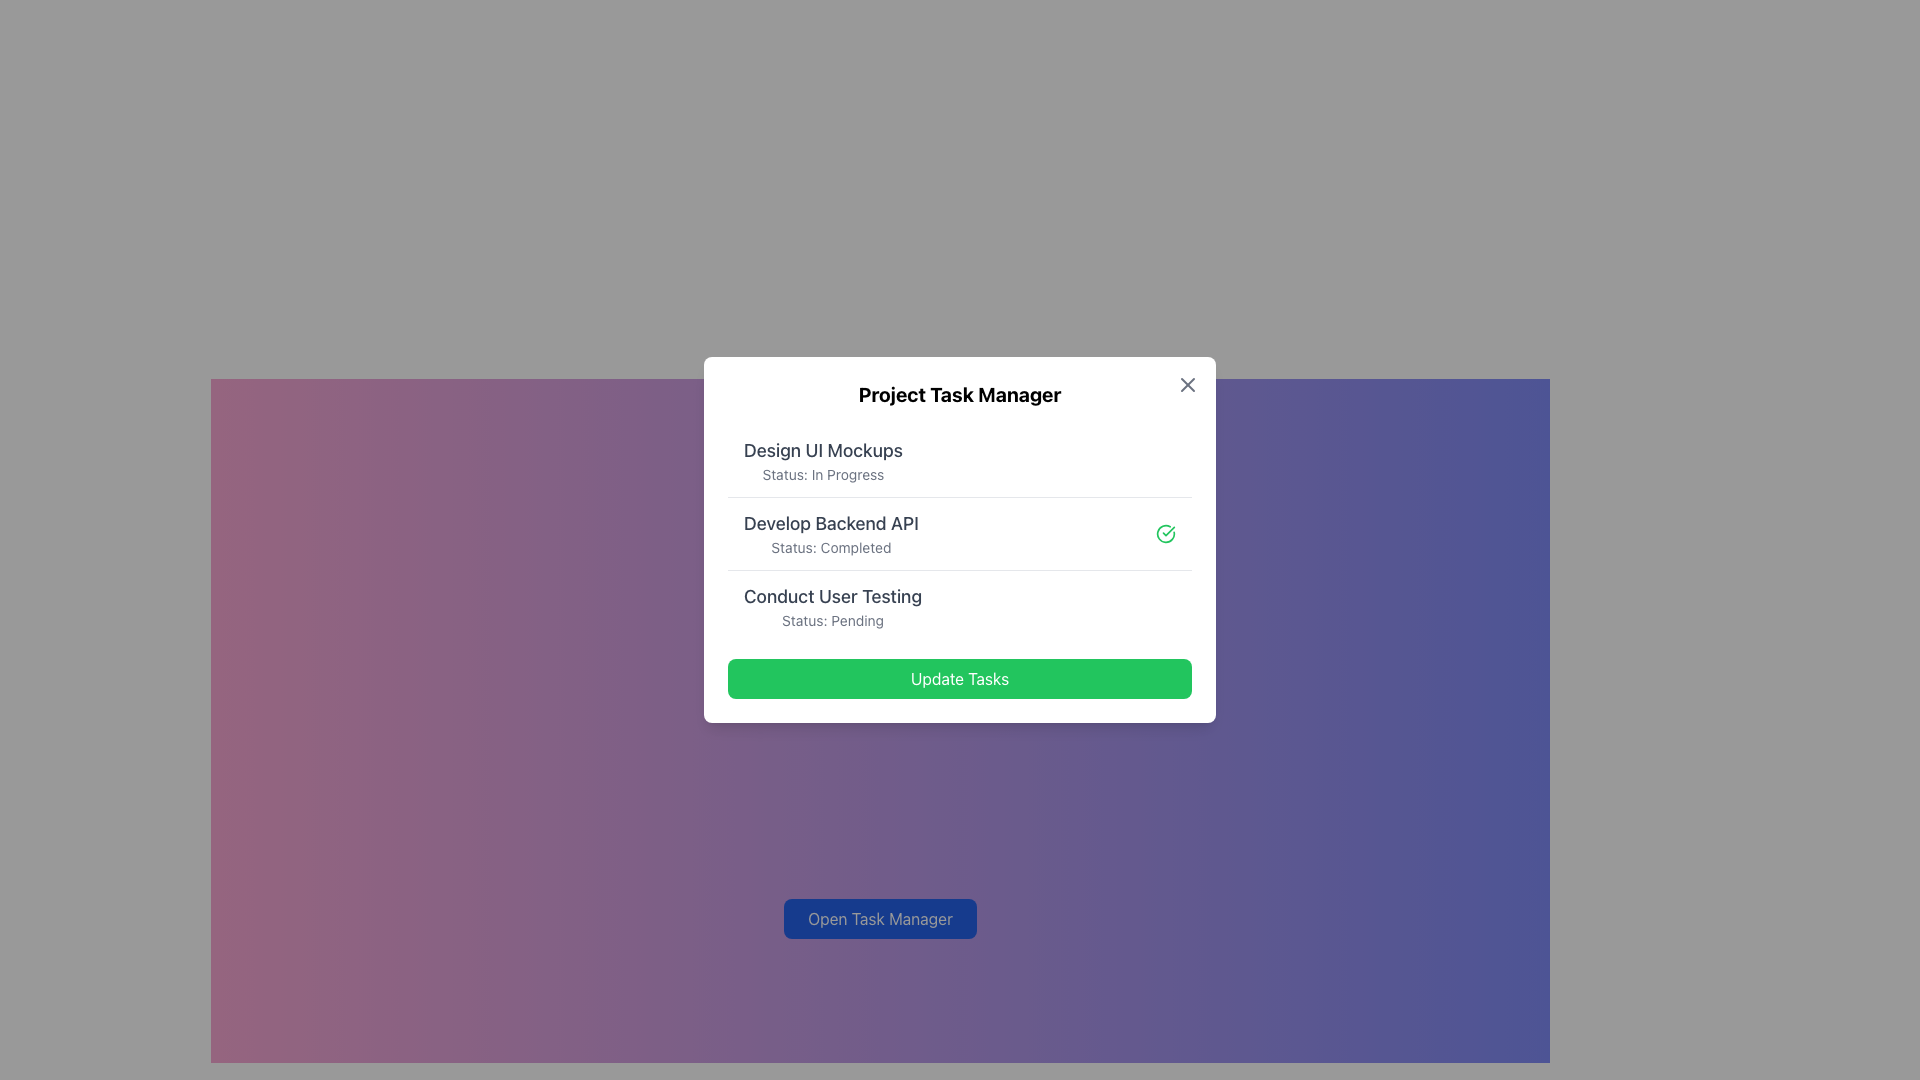 The width and height of the screenshot is (1920, 1080). I want to click on the static text label that serves as the title for the task manager card, located at the center top of the card interface, so click(960, 394).